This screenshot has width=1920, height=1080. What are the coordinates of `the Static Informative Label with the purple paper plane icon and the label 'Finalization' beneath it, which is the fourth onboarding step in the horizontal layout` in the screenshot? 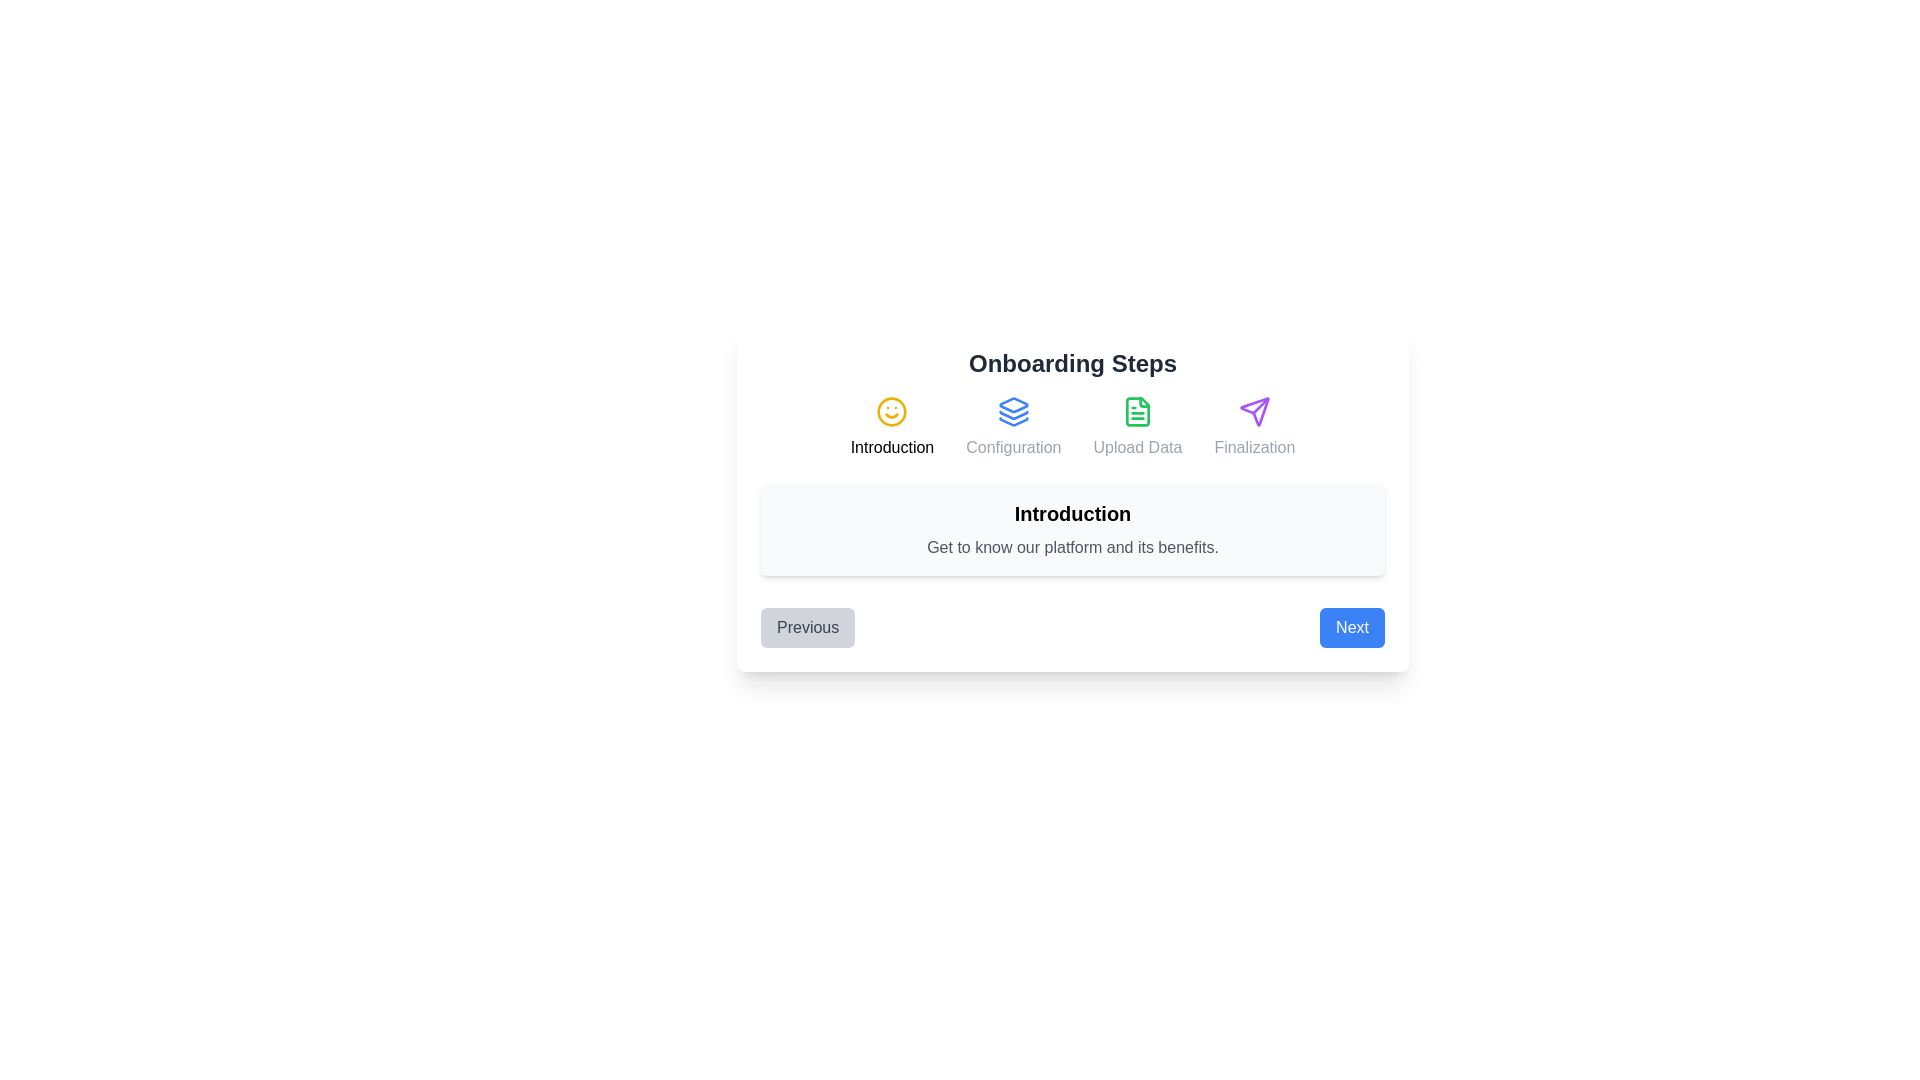 It's located at (1253, 427).